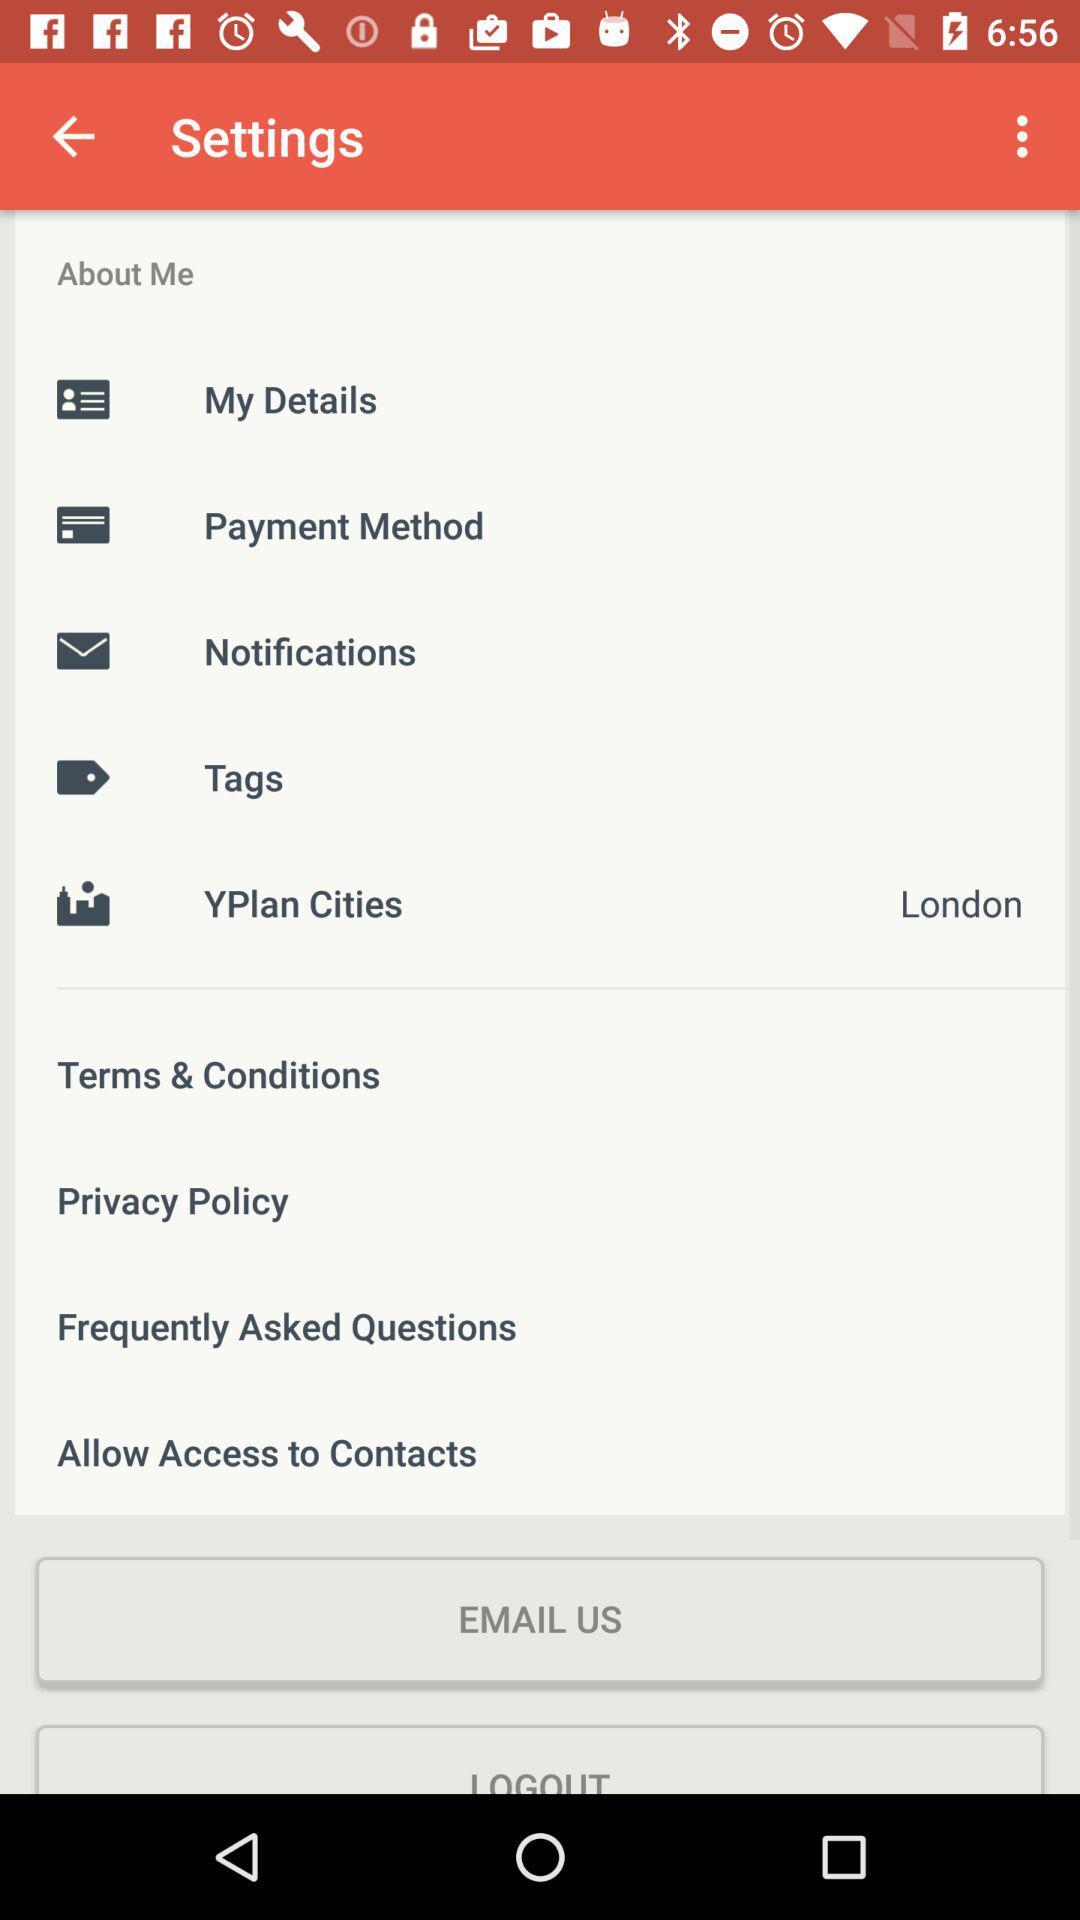 The image size is (1080, 1920). What do you see at coordinates (72, 135) in the screenshot?
I see `item above about me item` at bounding box center [72, 135].